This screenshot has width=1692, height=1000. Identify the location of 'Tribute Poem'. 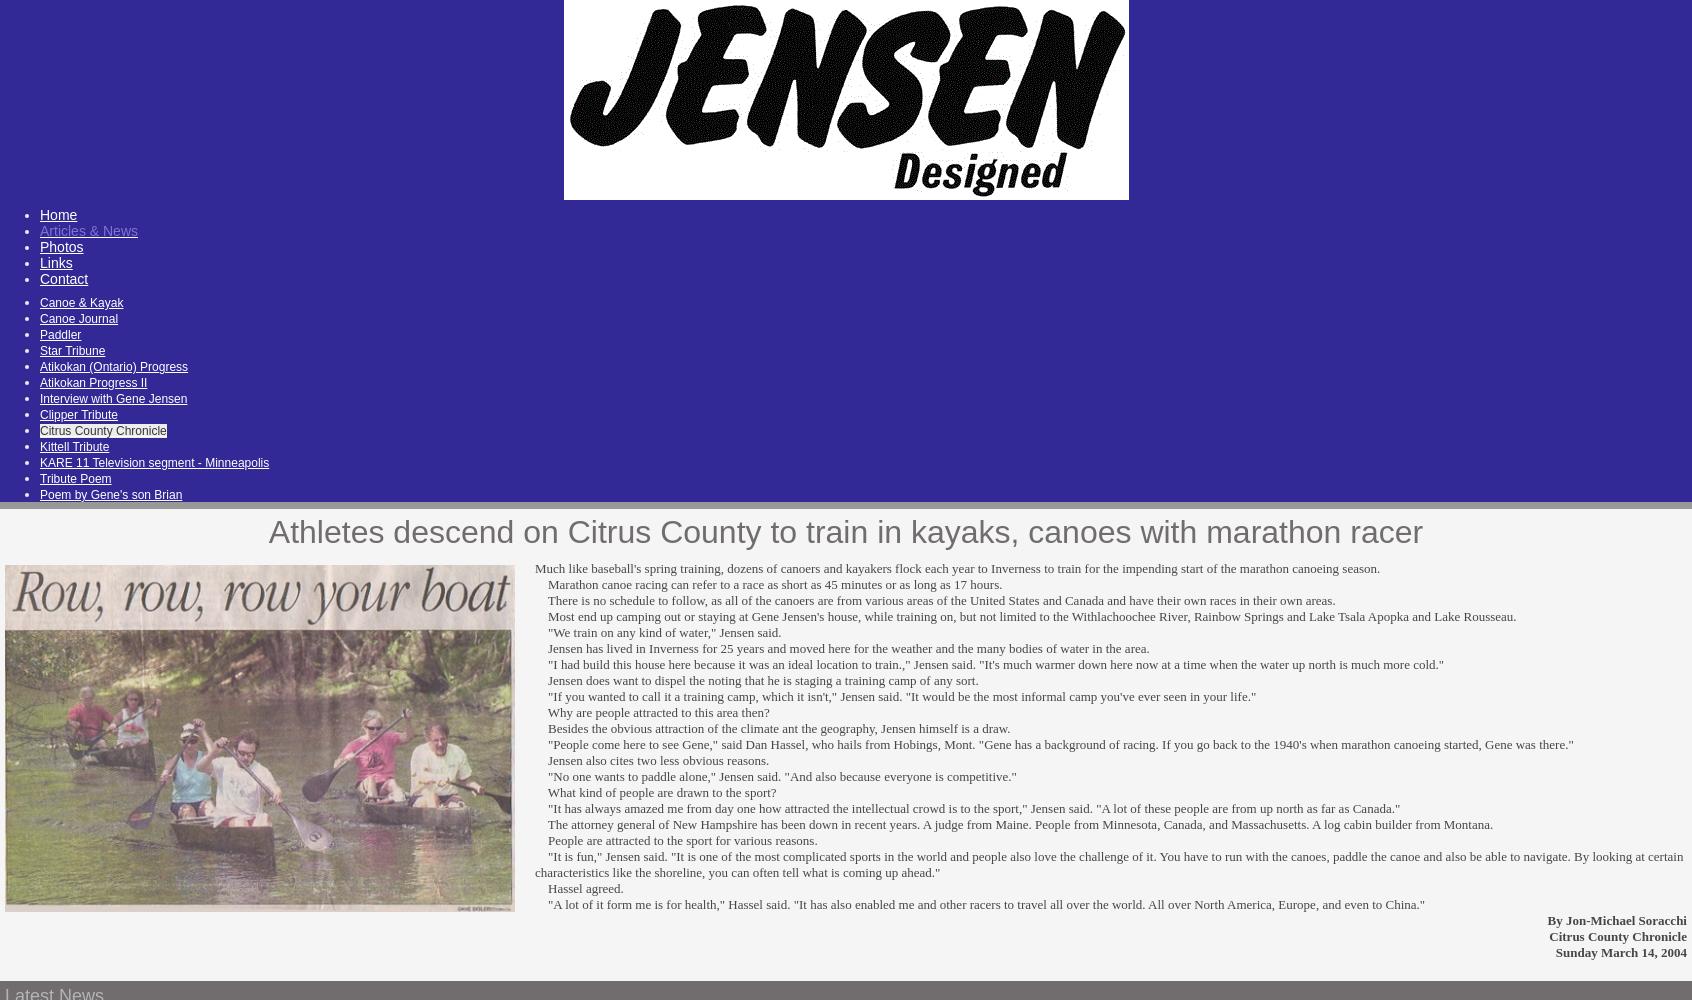
(75, 478).